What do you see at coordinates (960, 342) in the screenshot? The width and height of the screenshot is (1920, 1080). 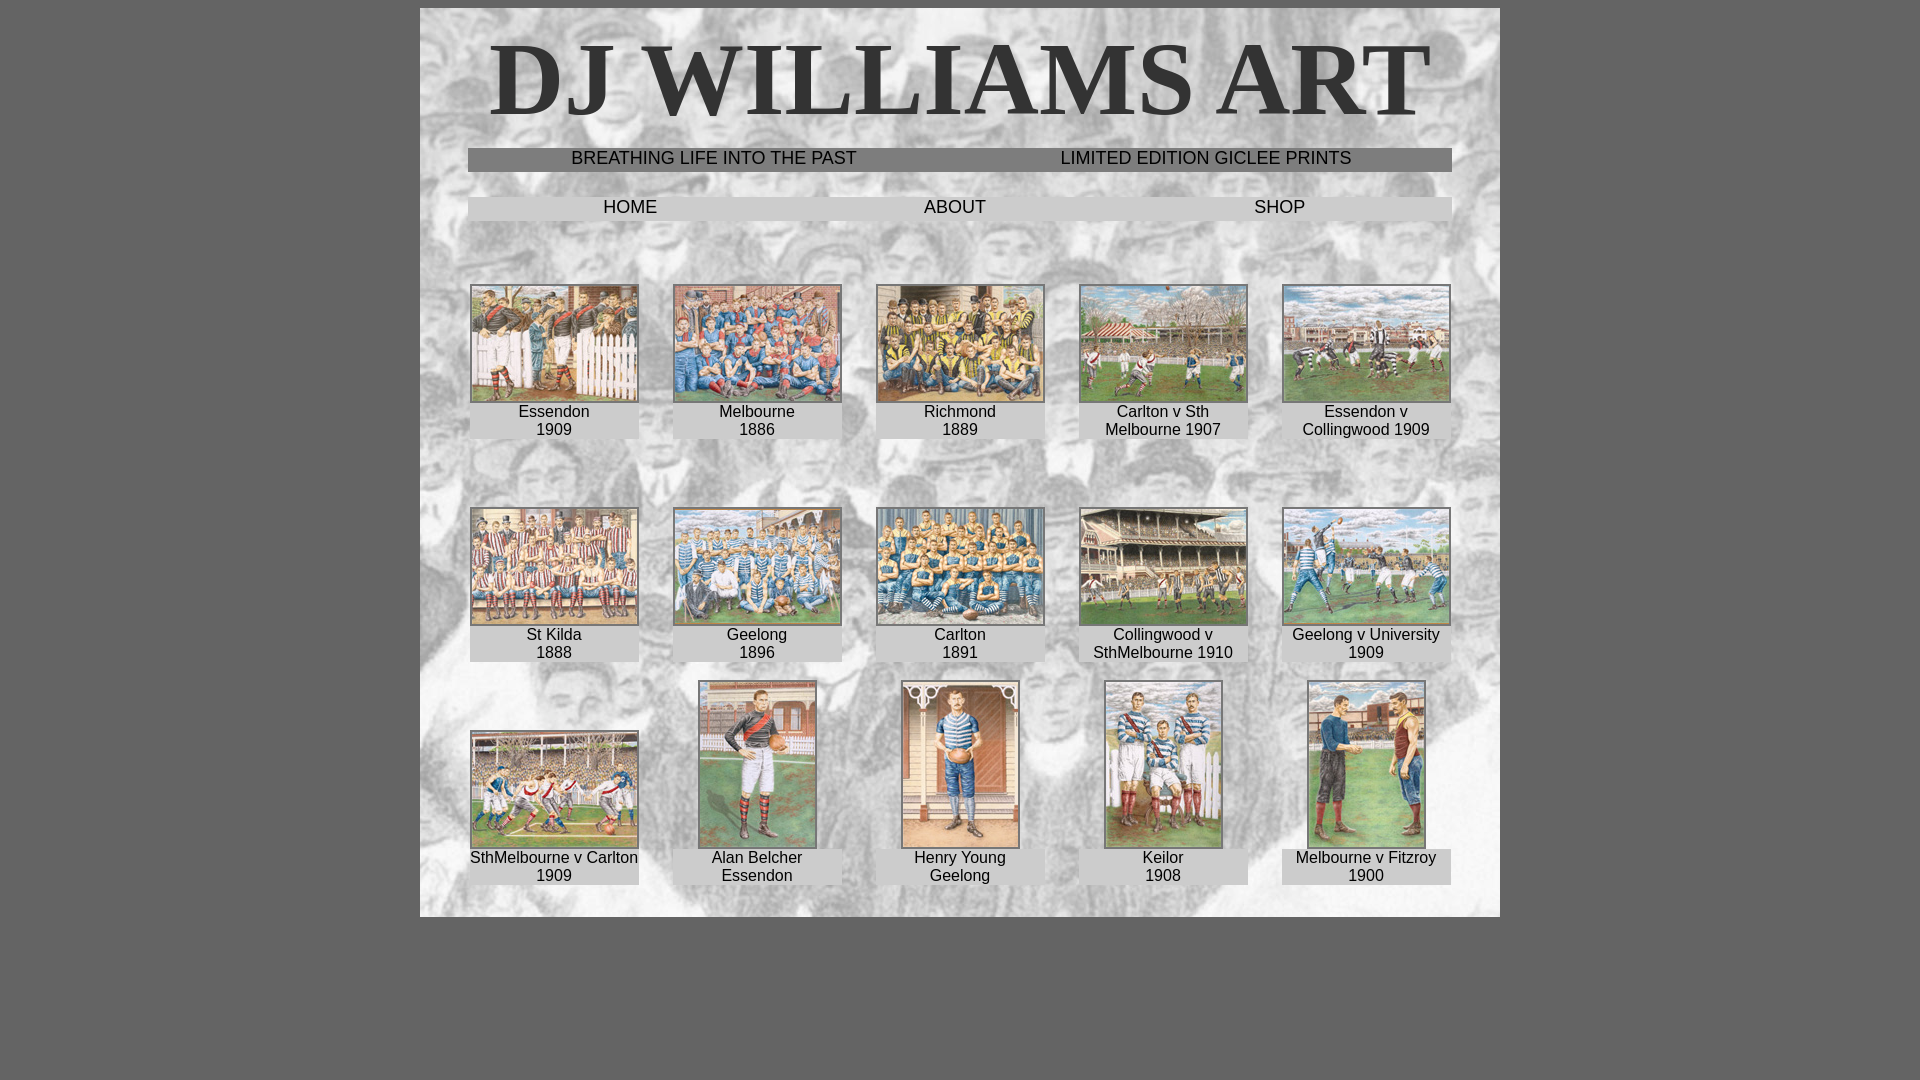 I see `'4-89-Richmond.jpg'` at bounding box center [960, 342].